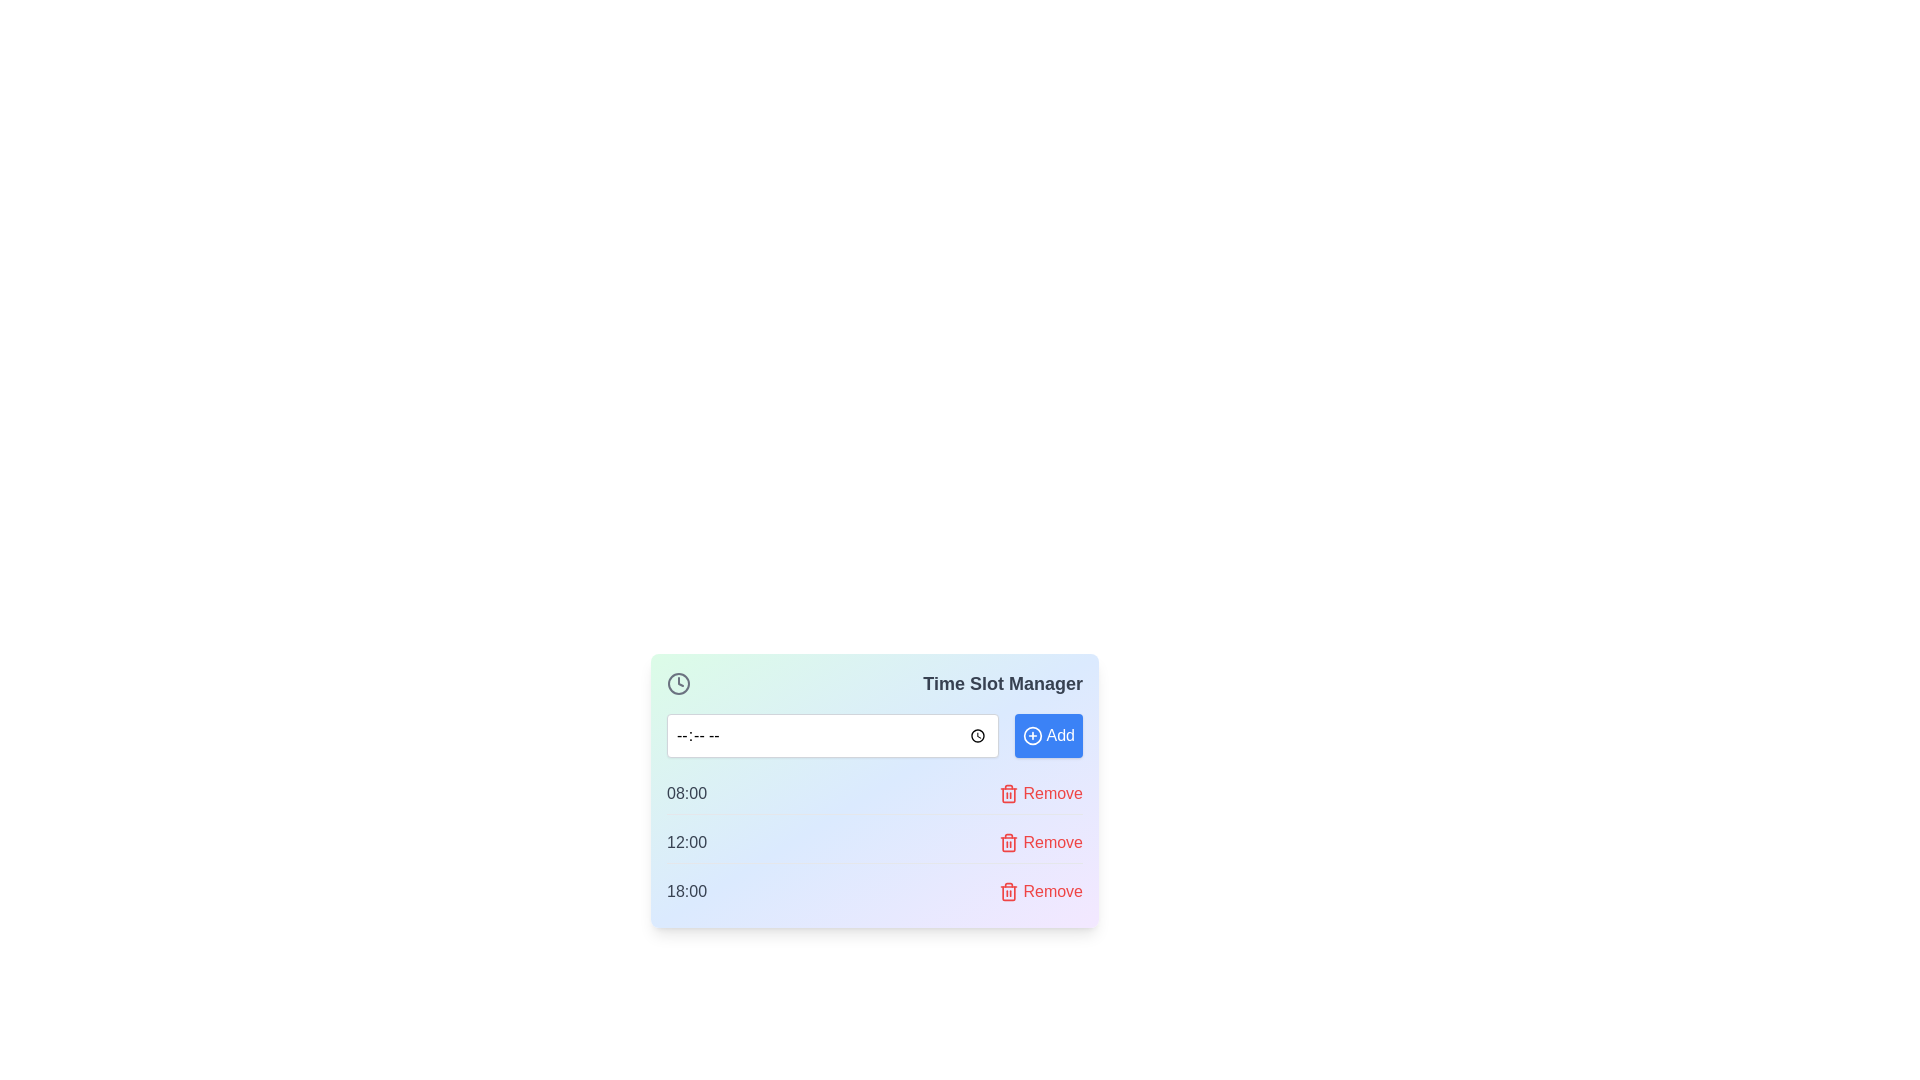 This screenshot has height=1080, width=1920. What do you see at coordinates (1040, 890) in the screenshot?
I see `the clickable label with an icon located at the end of the row for the time slot '18:00'` at bounding box center [1040, 890].